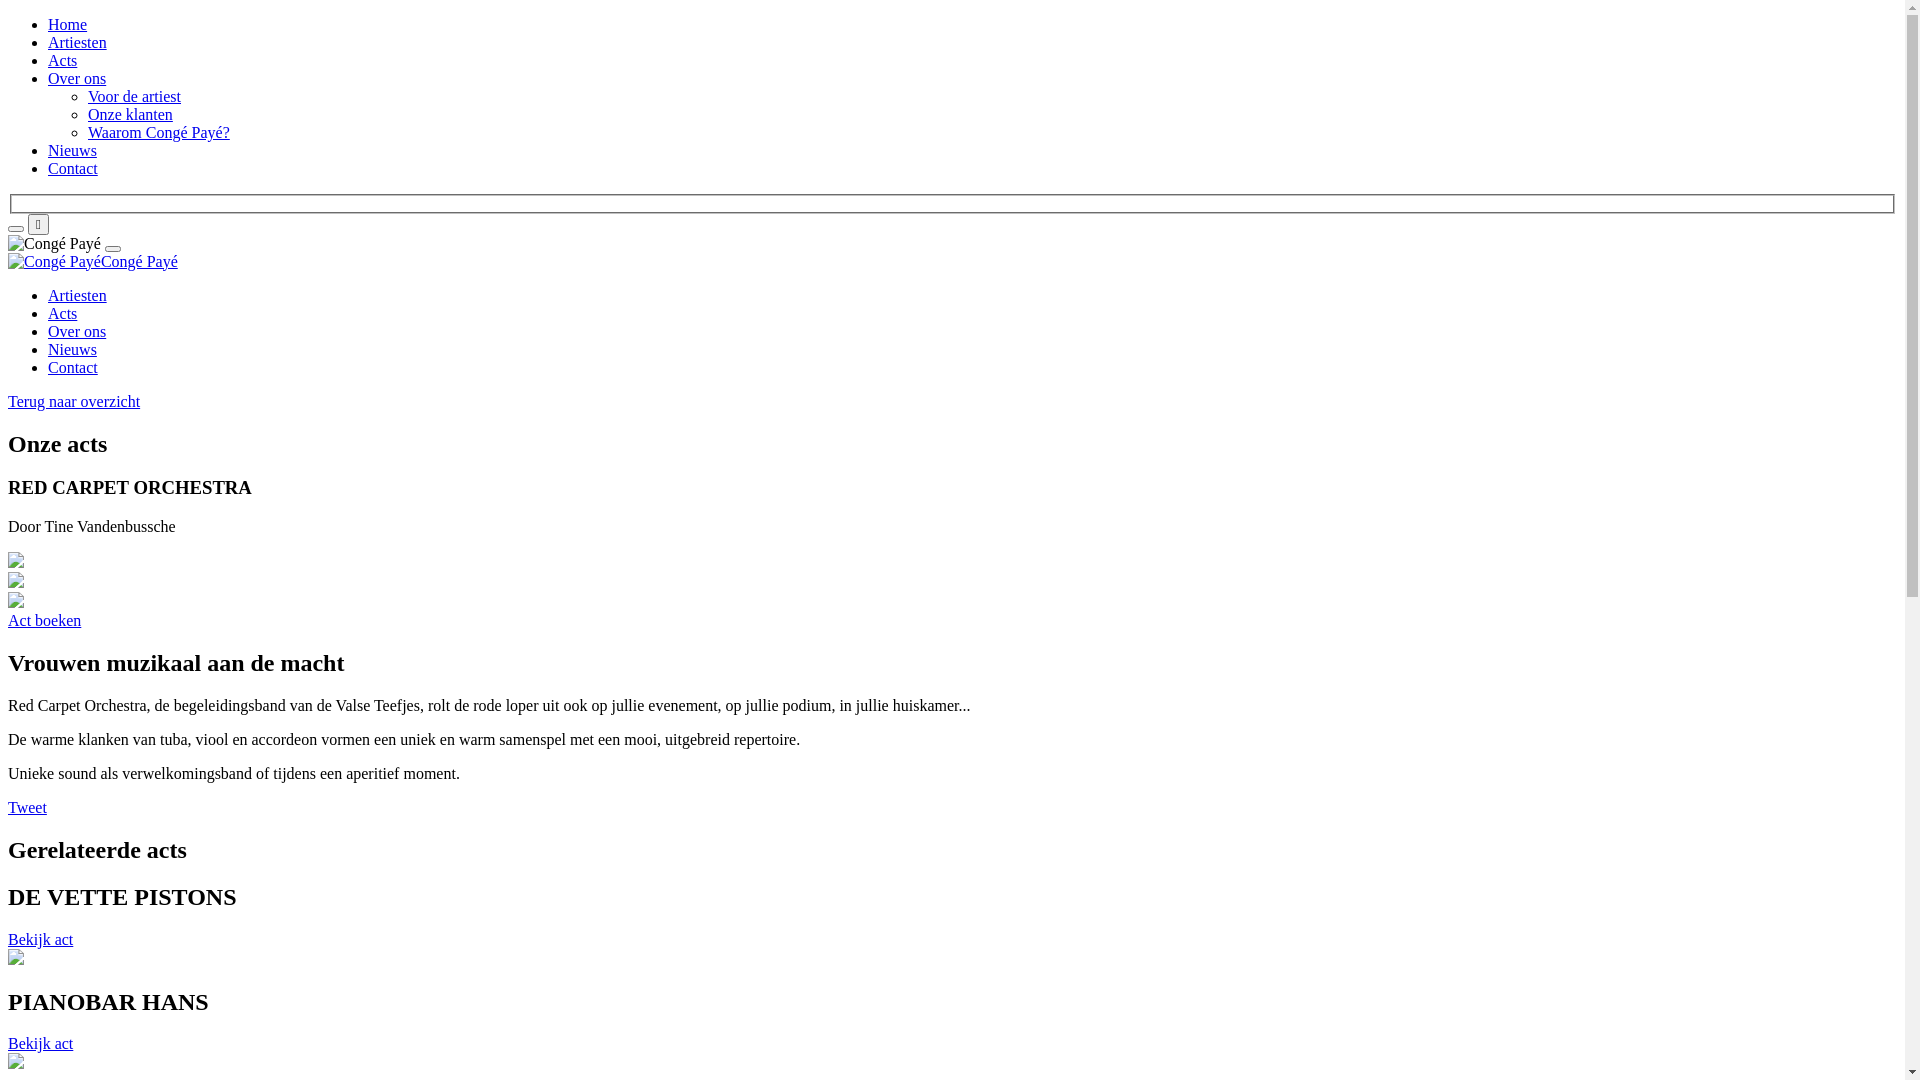  What do you see at coordinates (73, 401) in the screenshot?
I see `'Terug naar overzicht'` at bounding box center [73, 401].